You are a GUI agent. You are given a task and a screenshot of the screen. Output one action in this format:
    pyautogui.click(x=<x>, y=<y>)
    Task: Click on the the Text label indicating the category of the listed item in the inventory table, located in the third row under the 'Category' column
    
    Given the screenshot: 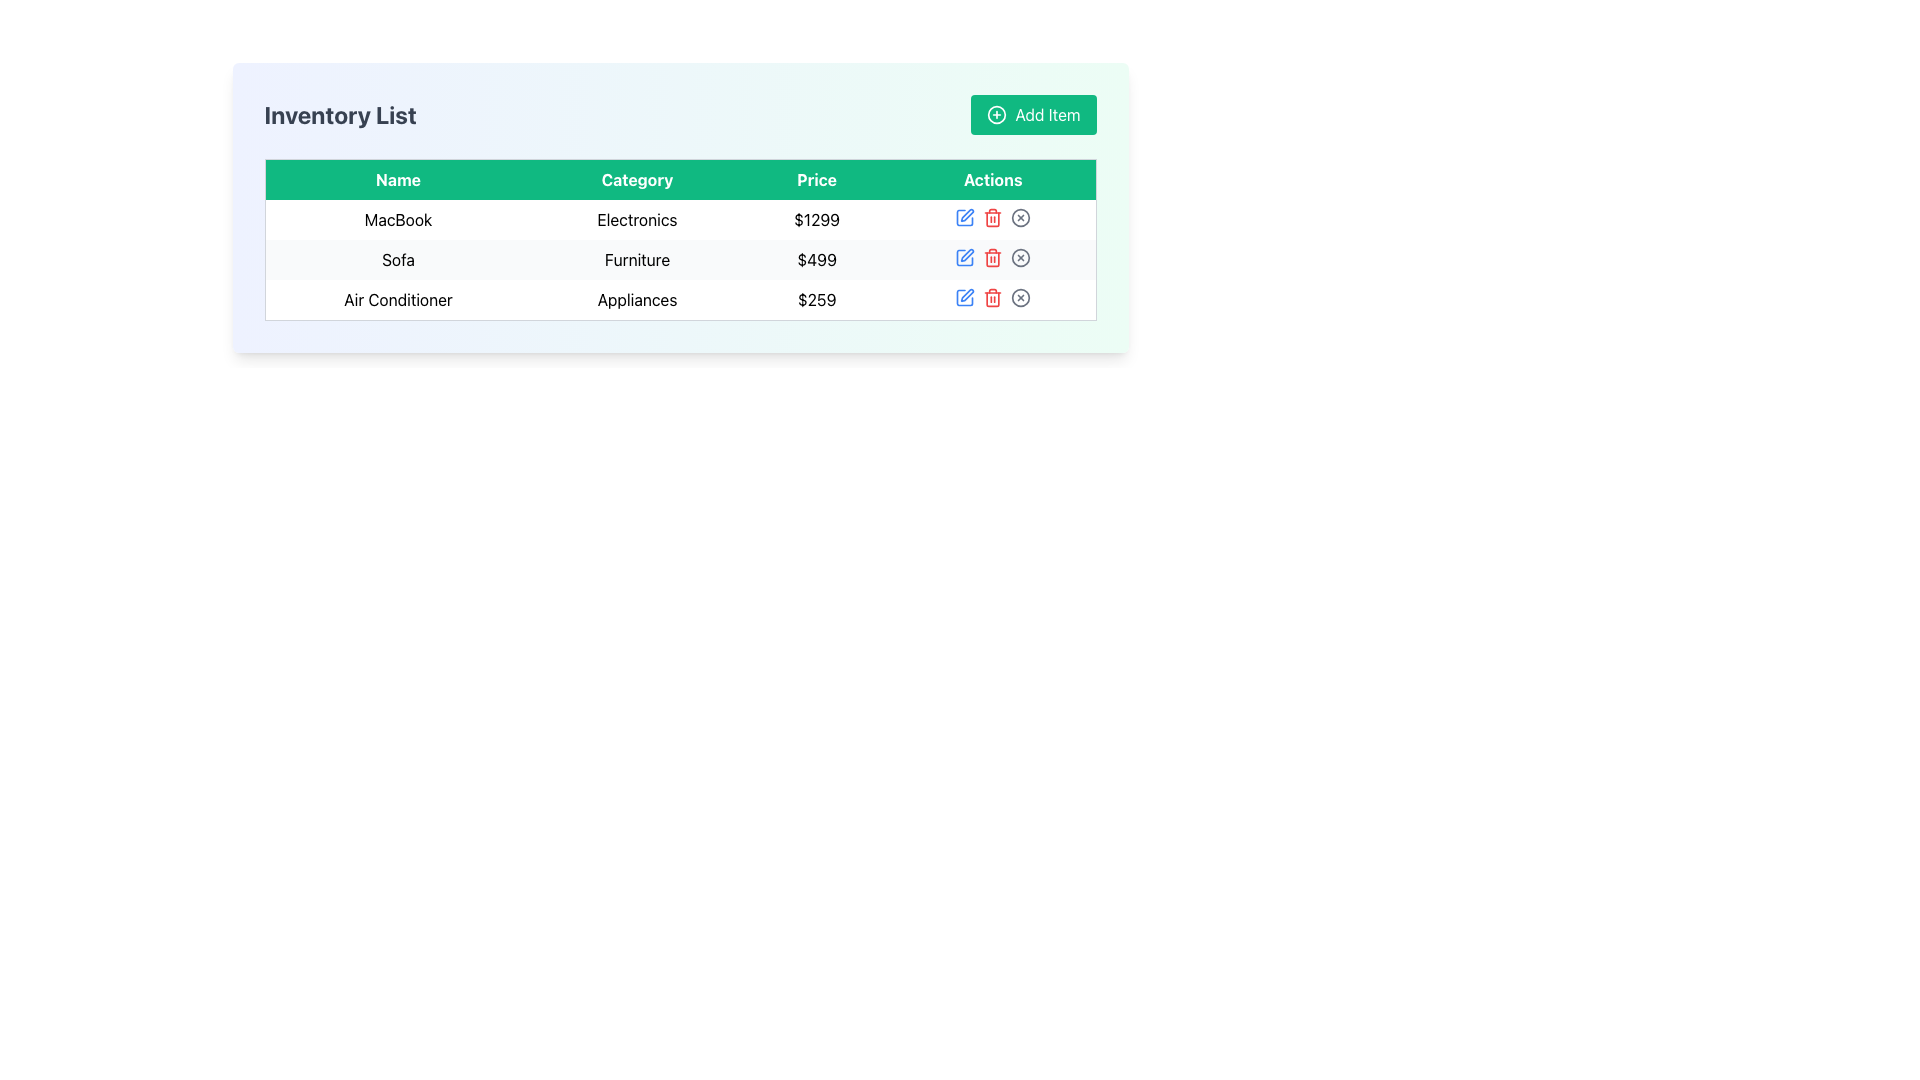 What is the action you would take?
    pyautogui.click(x=636, y=300)
    